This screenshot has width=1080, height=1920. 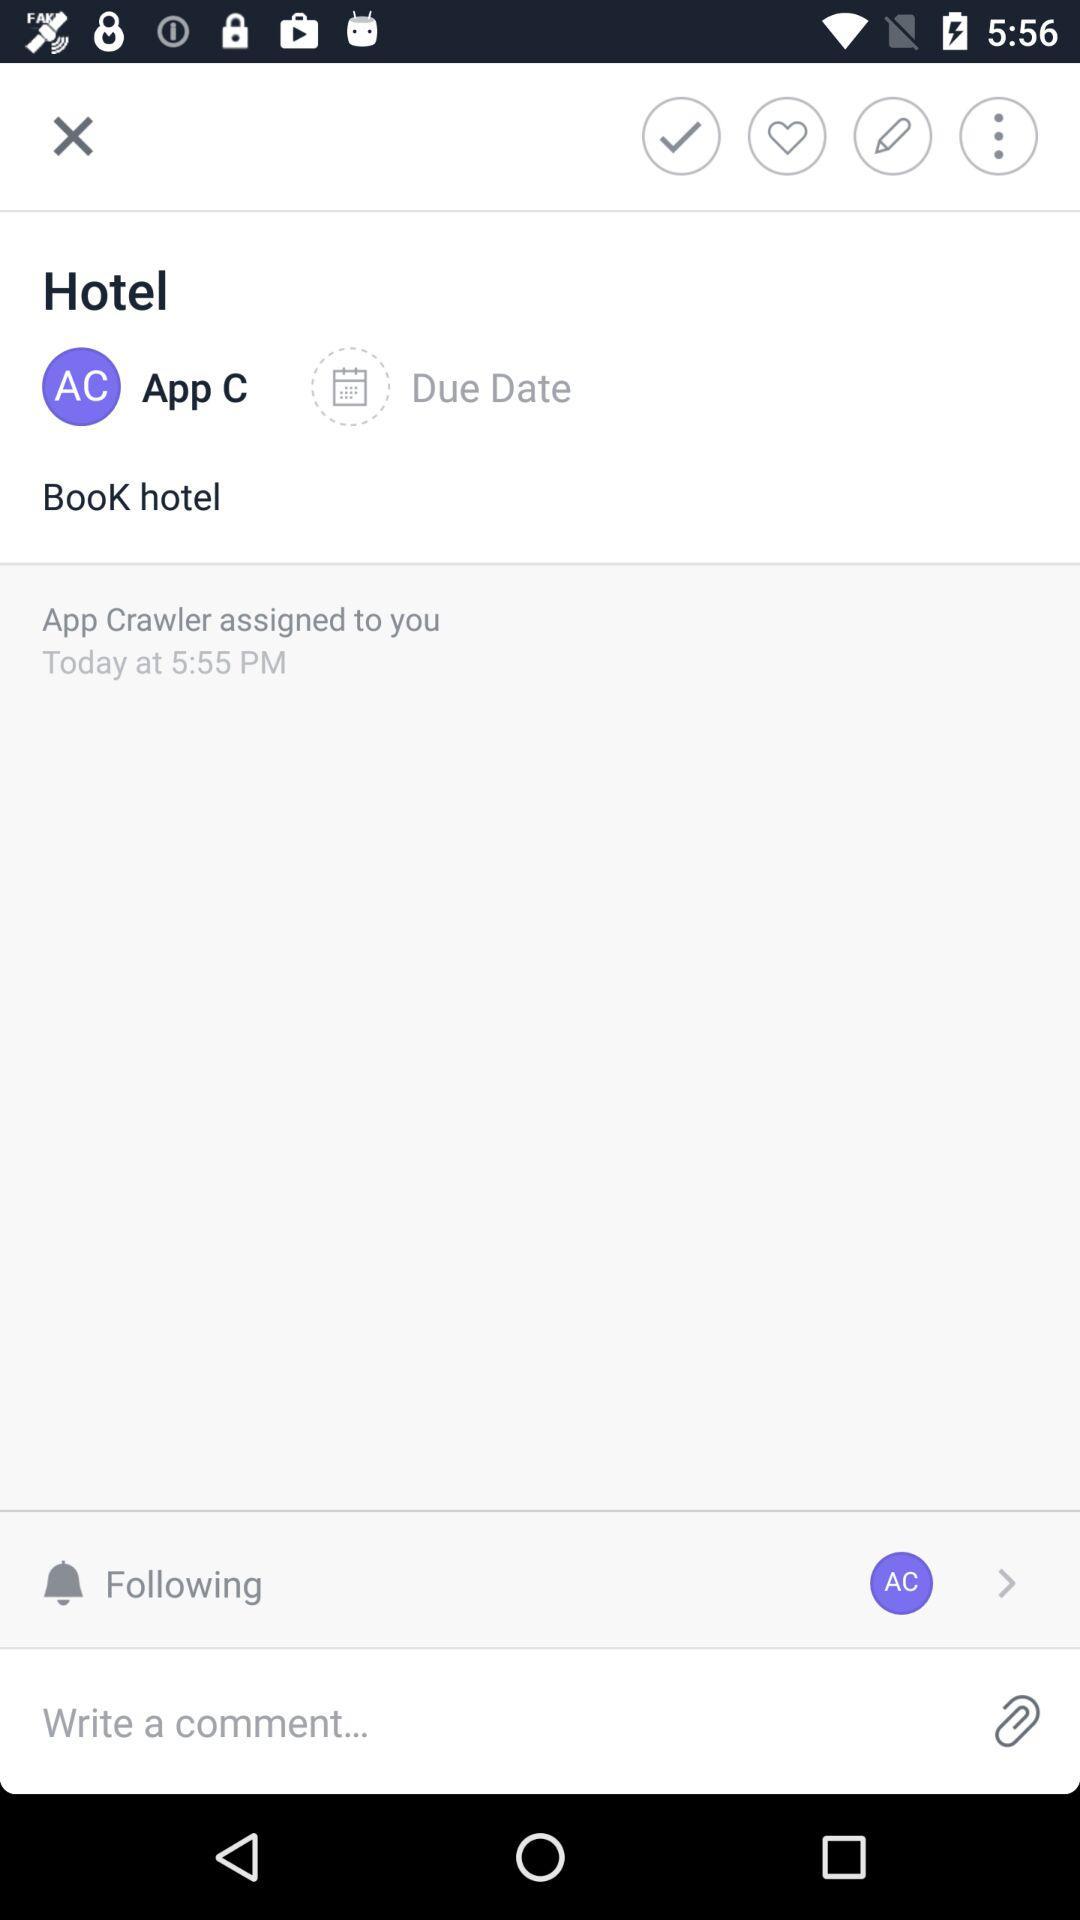 What do you see at coordinates (440, 387) in the screenshot?
I see `item to the right of app c` at bounding box center [440, 387].